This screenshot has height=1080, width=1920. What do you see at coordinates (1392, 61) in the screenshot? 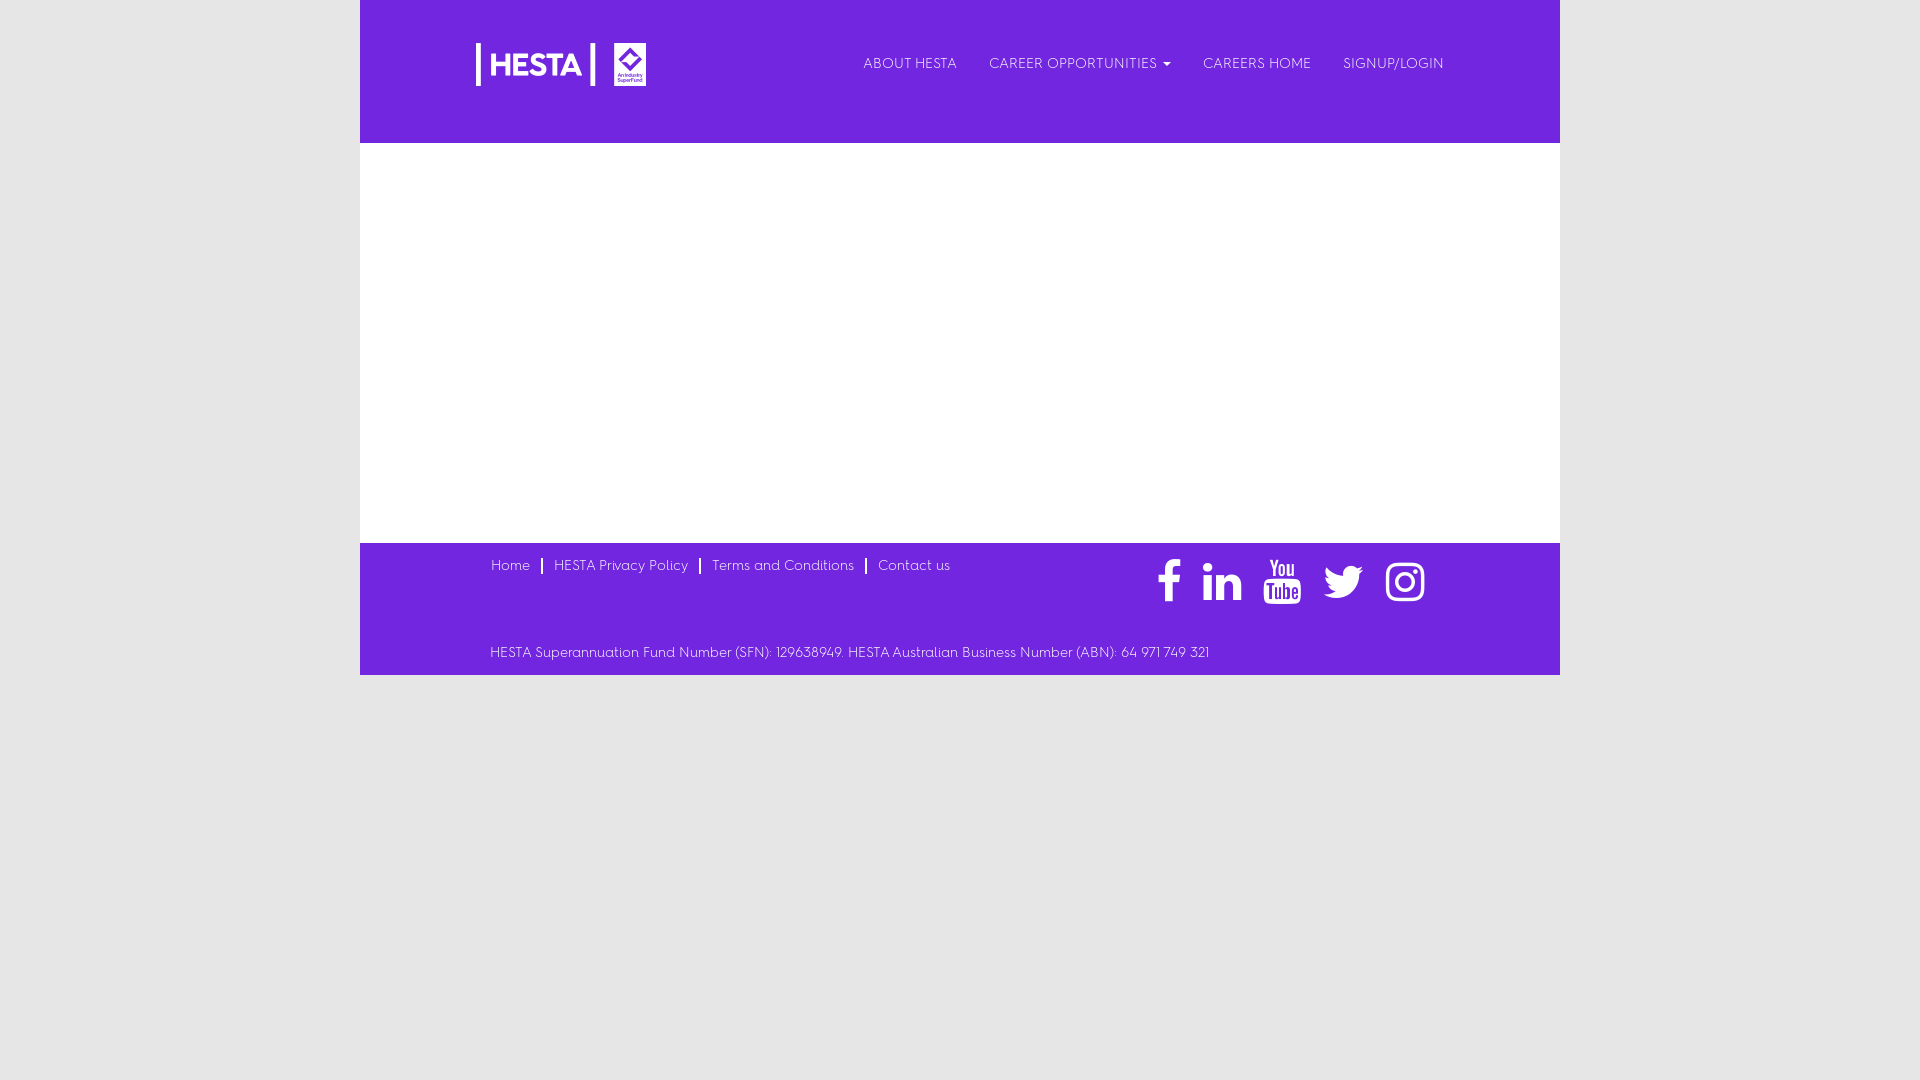
I see `'SIGNUP/LOGIN'` at bounding box center [1392, 61].